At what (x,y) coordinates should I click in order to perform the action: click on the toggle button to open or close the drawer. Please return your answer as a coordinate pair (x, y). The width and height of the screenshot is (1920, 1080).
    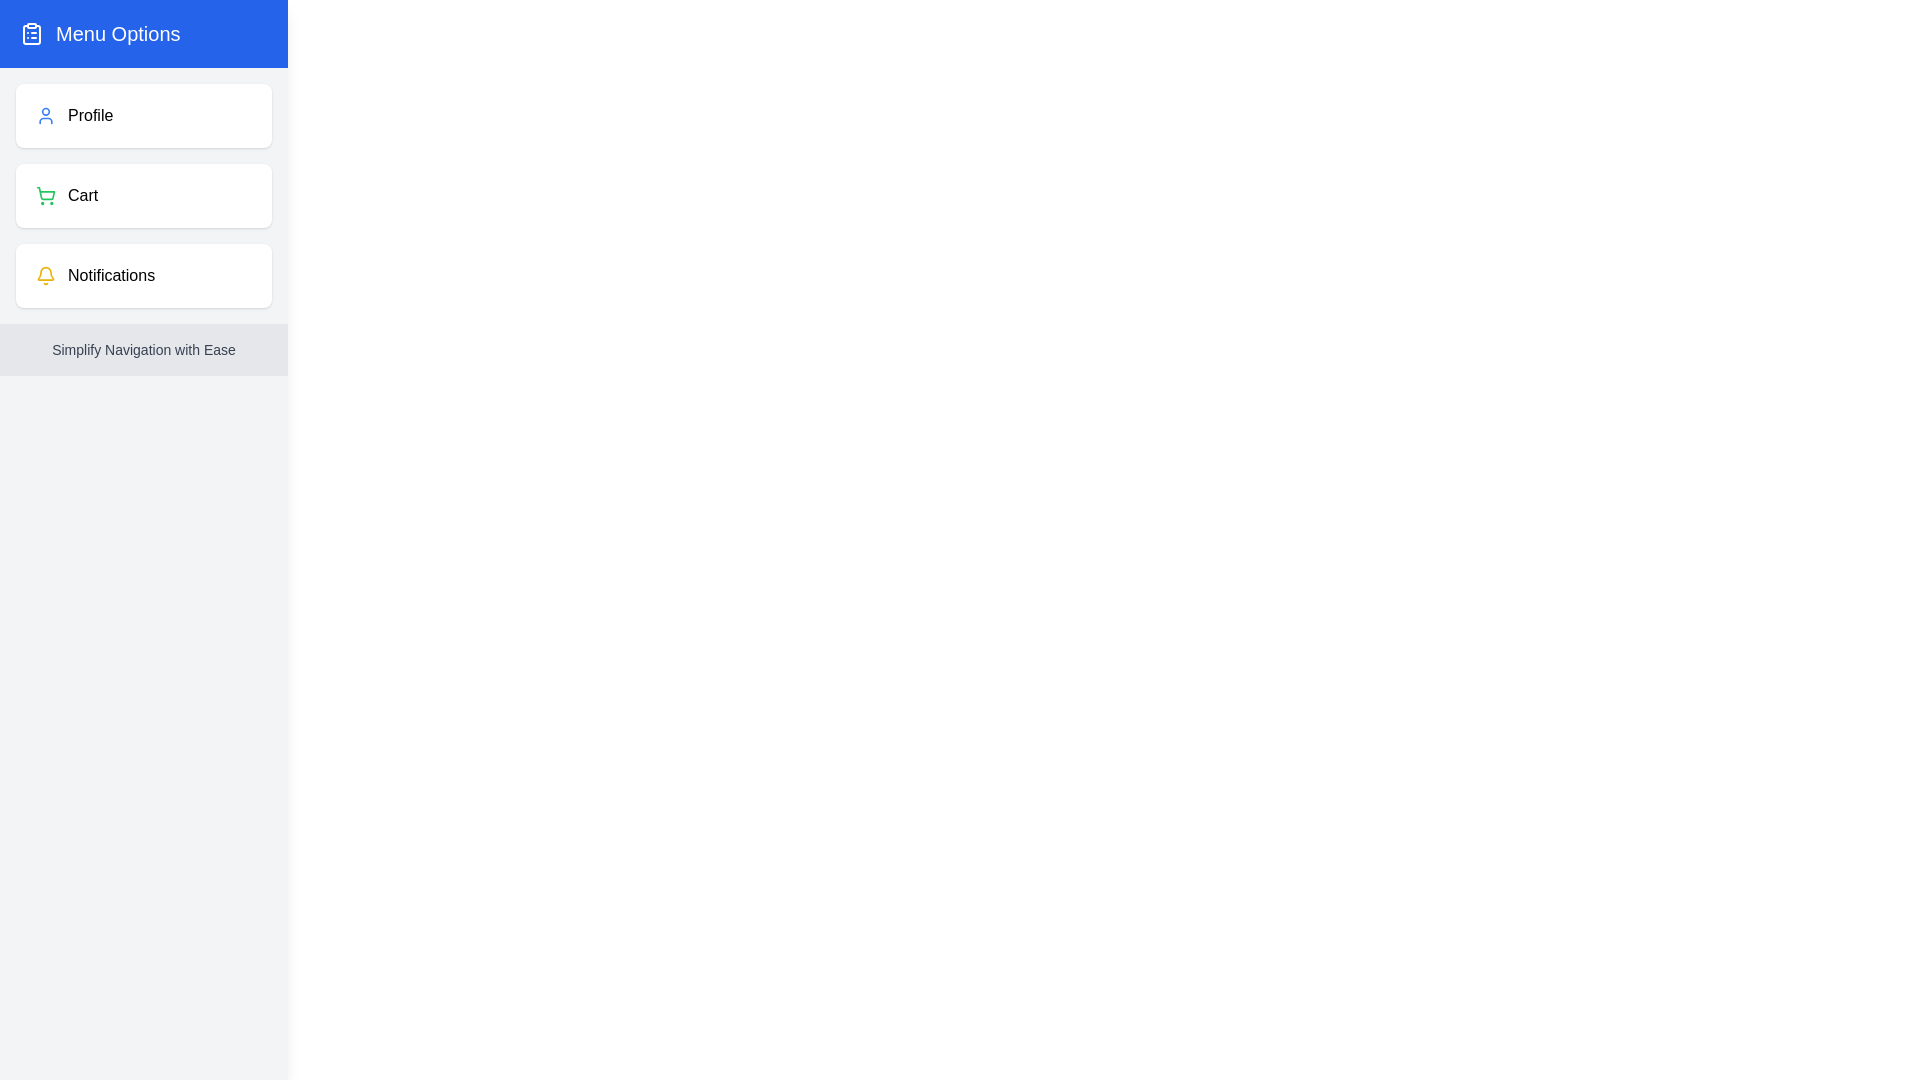
    Looking at the image, I should click on (54, 49).